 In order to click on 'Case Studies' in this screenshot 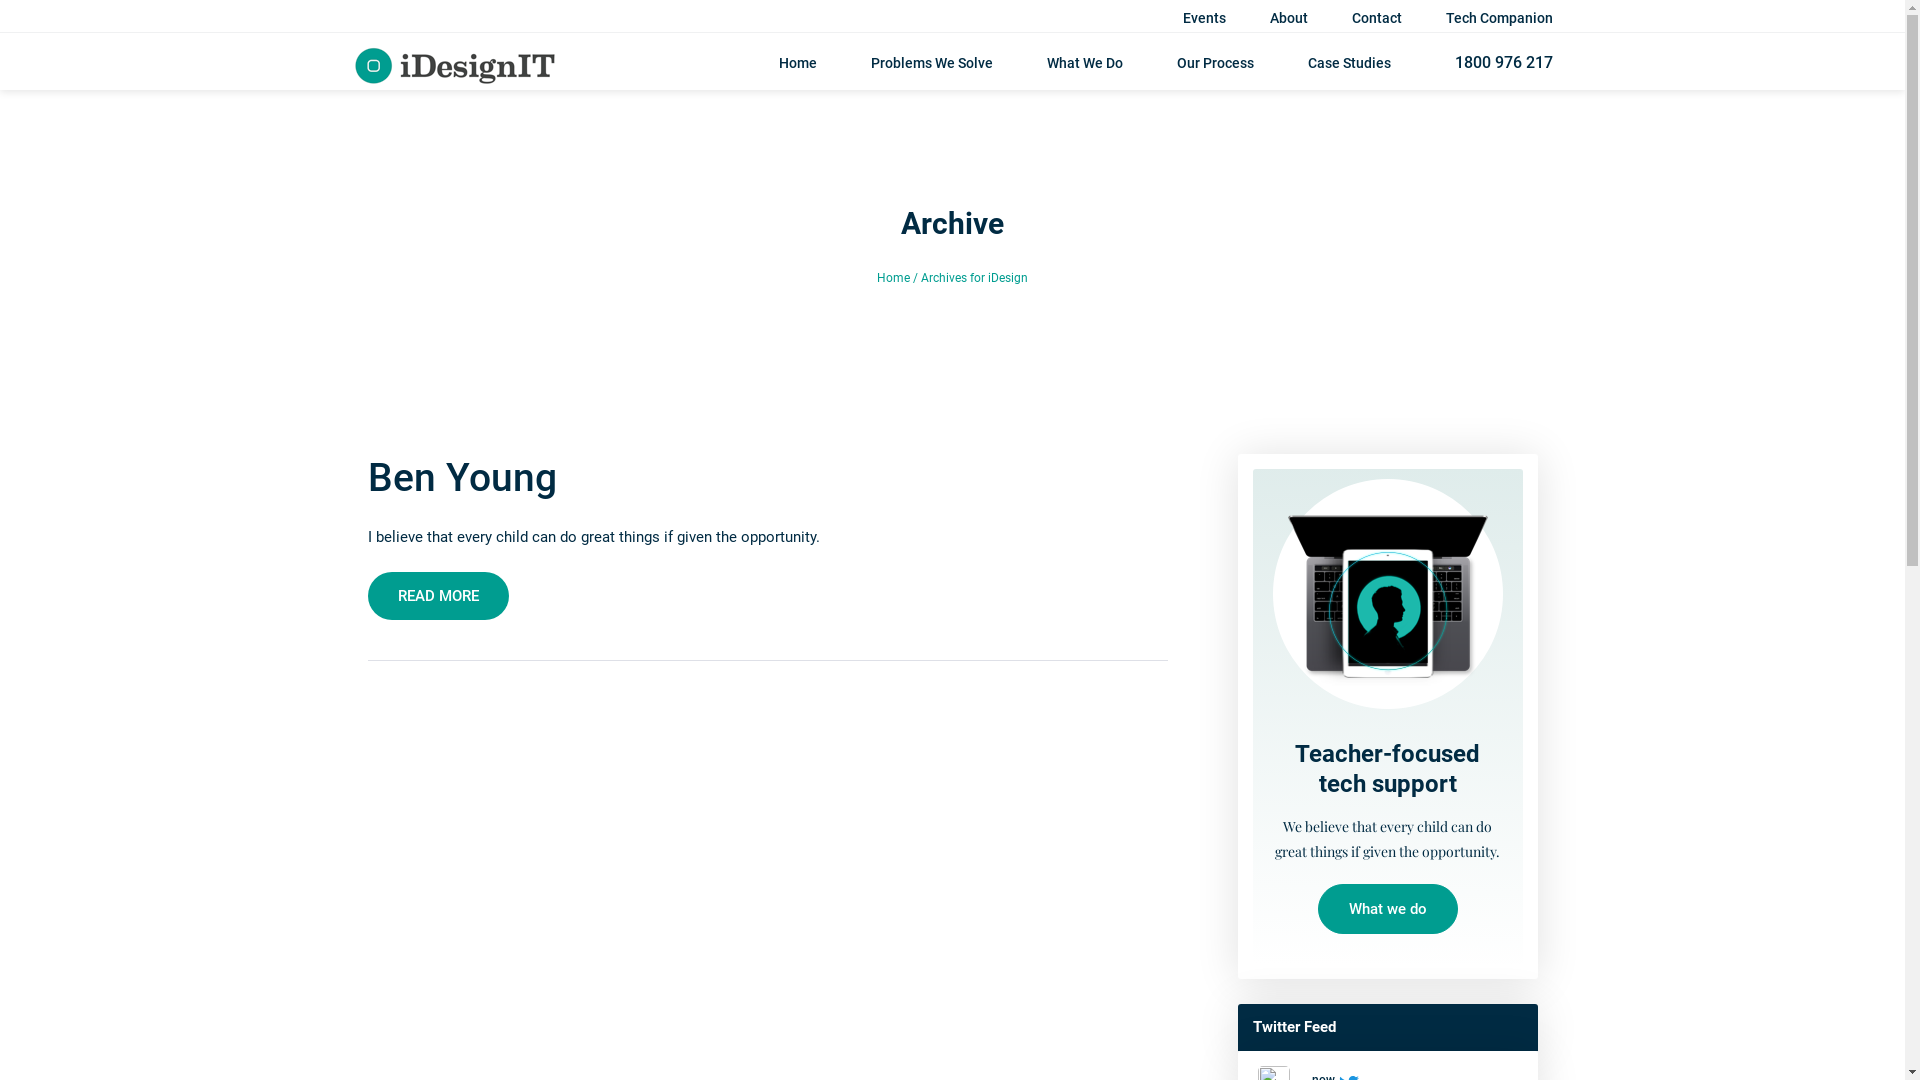, I will do `click(1308, 69)`.